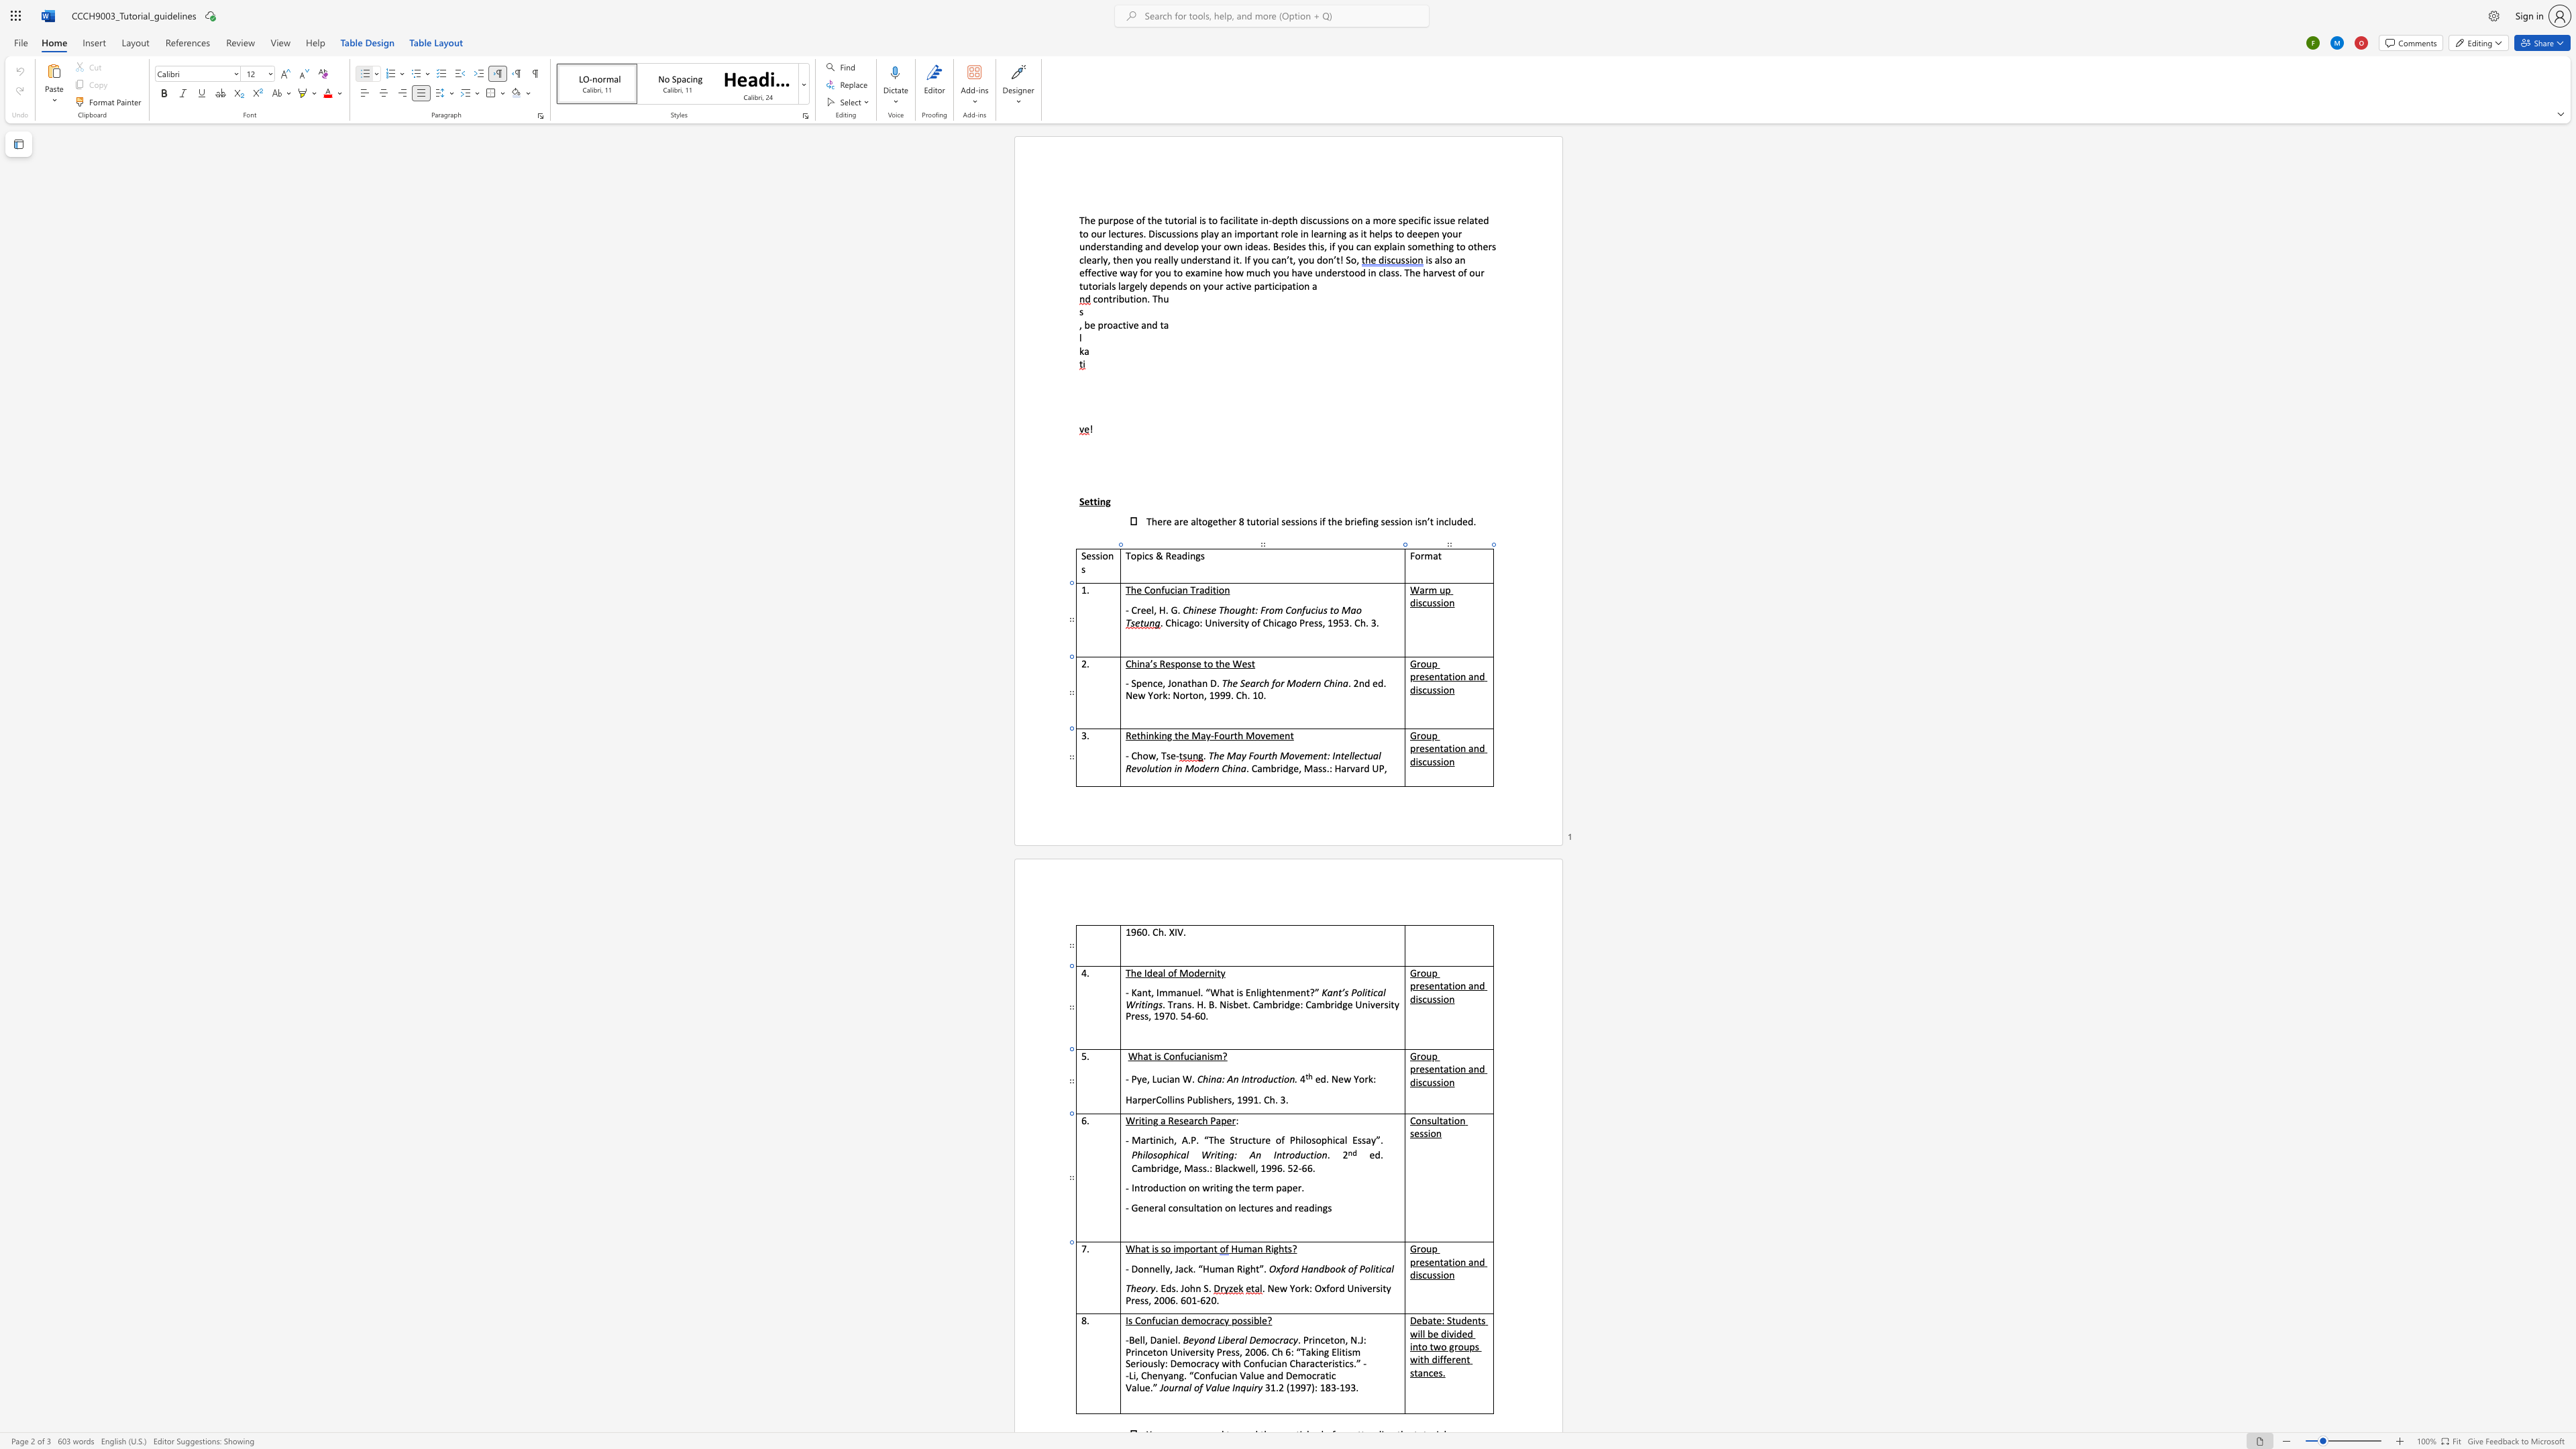  I want to click on the 1th character "t" in the text, so click(1141, 1186).